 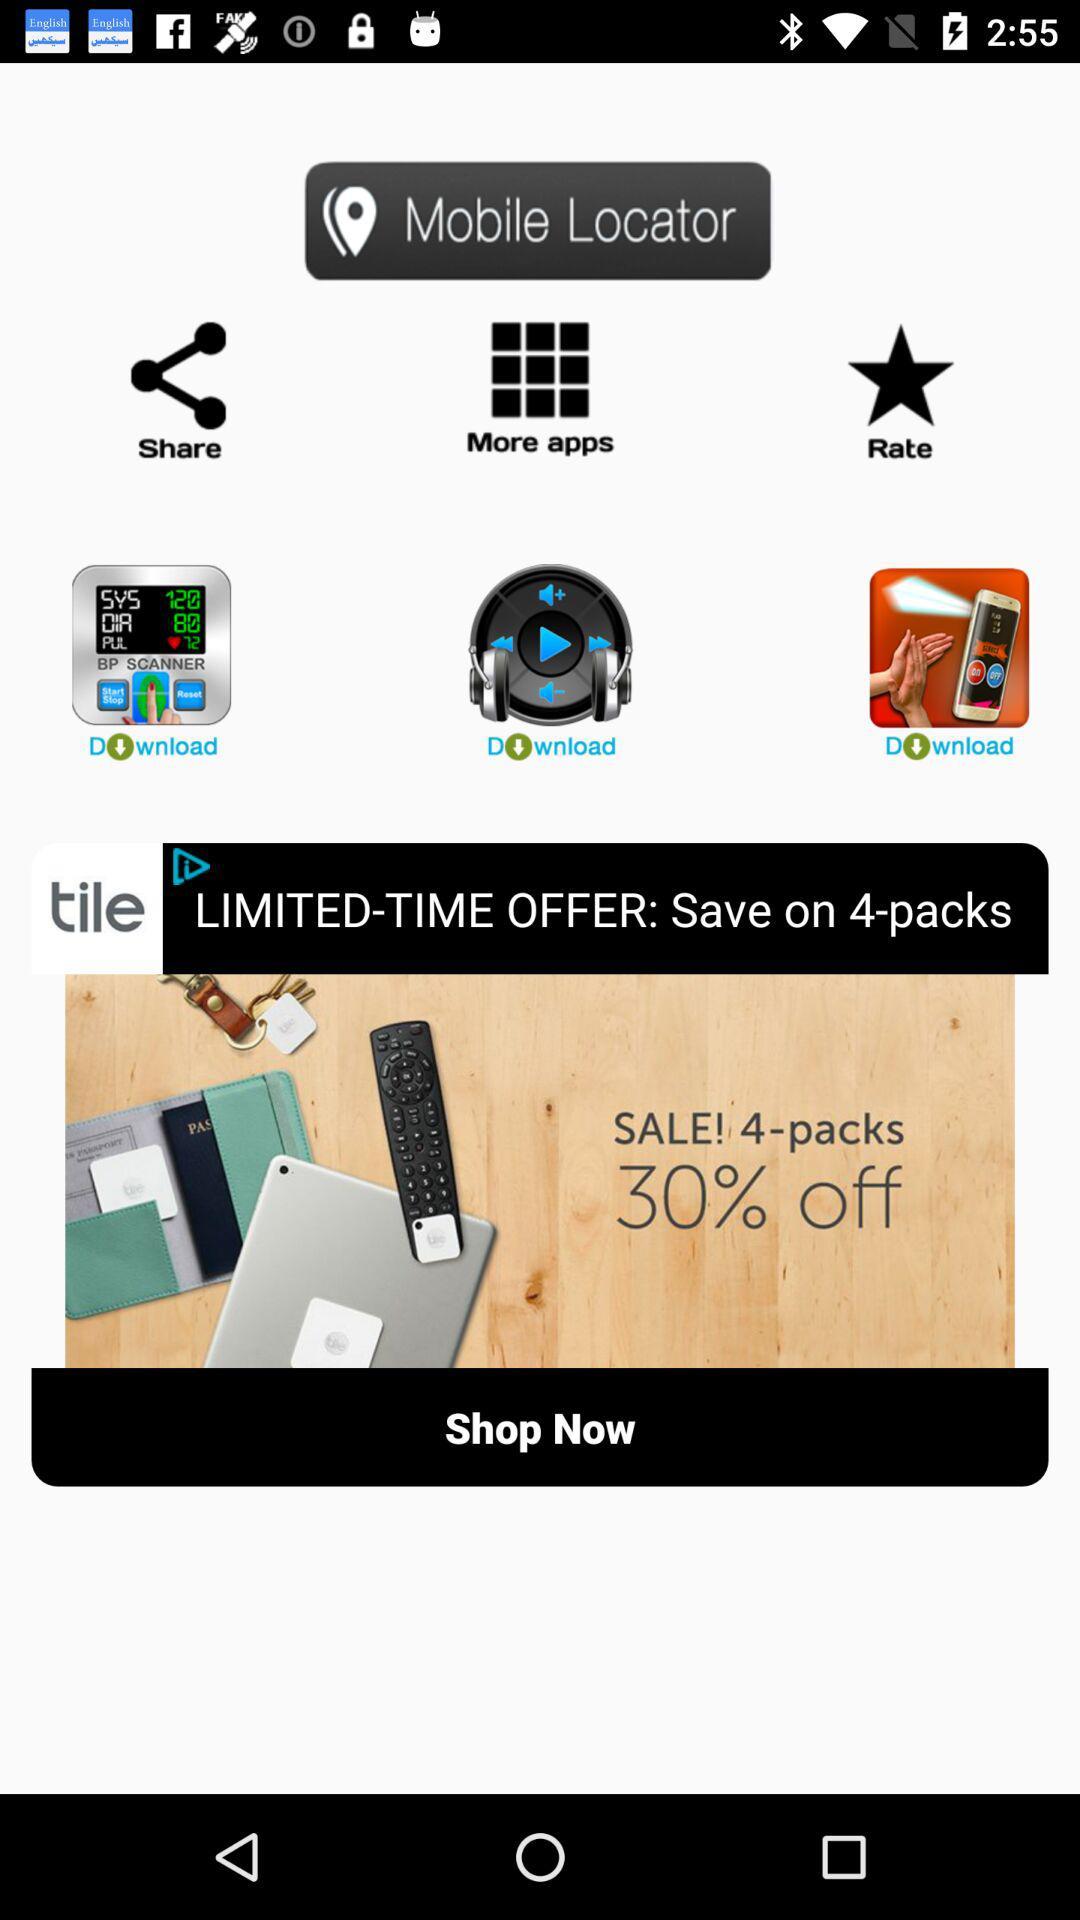 What do you see at coordinates (898, 391) in the screenshot?
I see `rate` at bounding box center [898, 391].